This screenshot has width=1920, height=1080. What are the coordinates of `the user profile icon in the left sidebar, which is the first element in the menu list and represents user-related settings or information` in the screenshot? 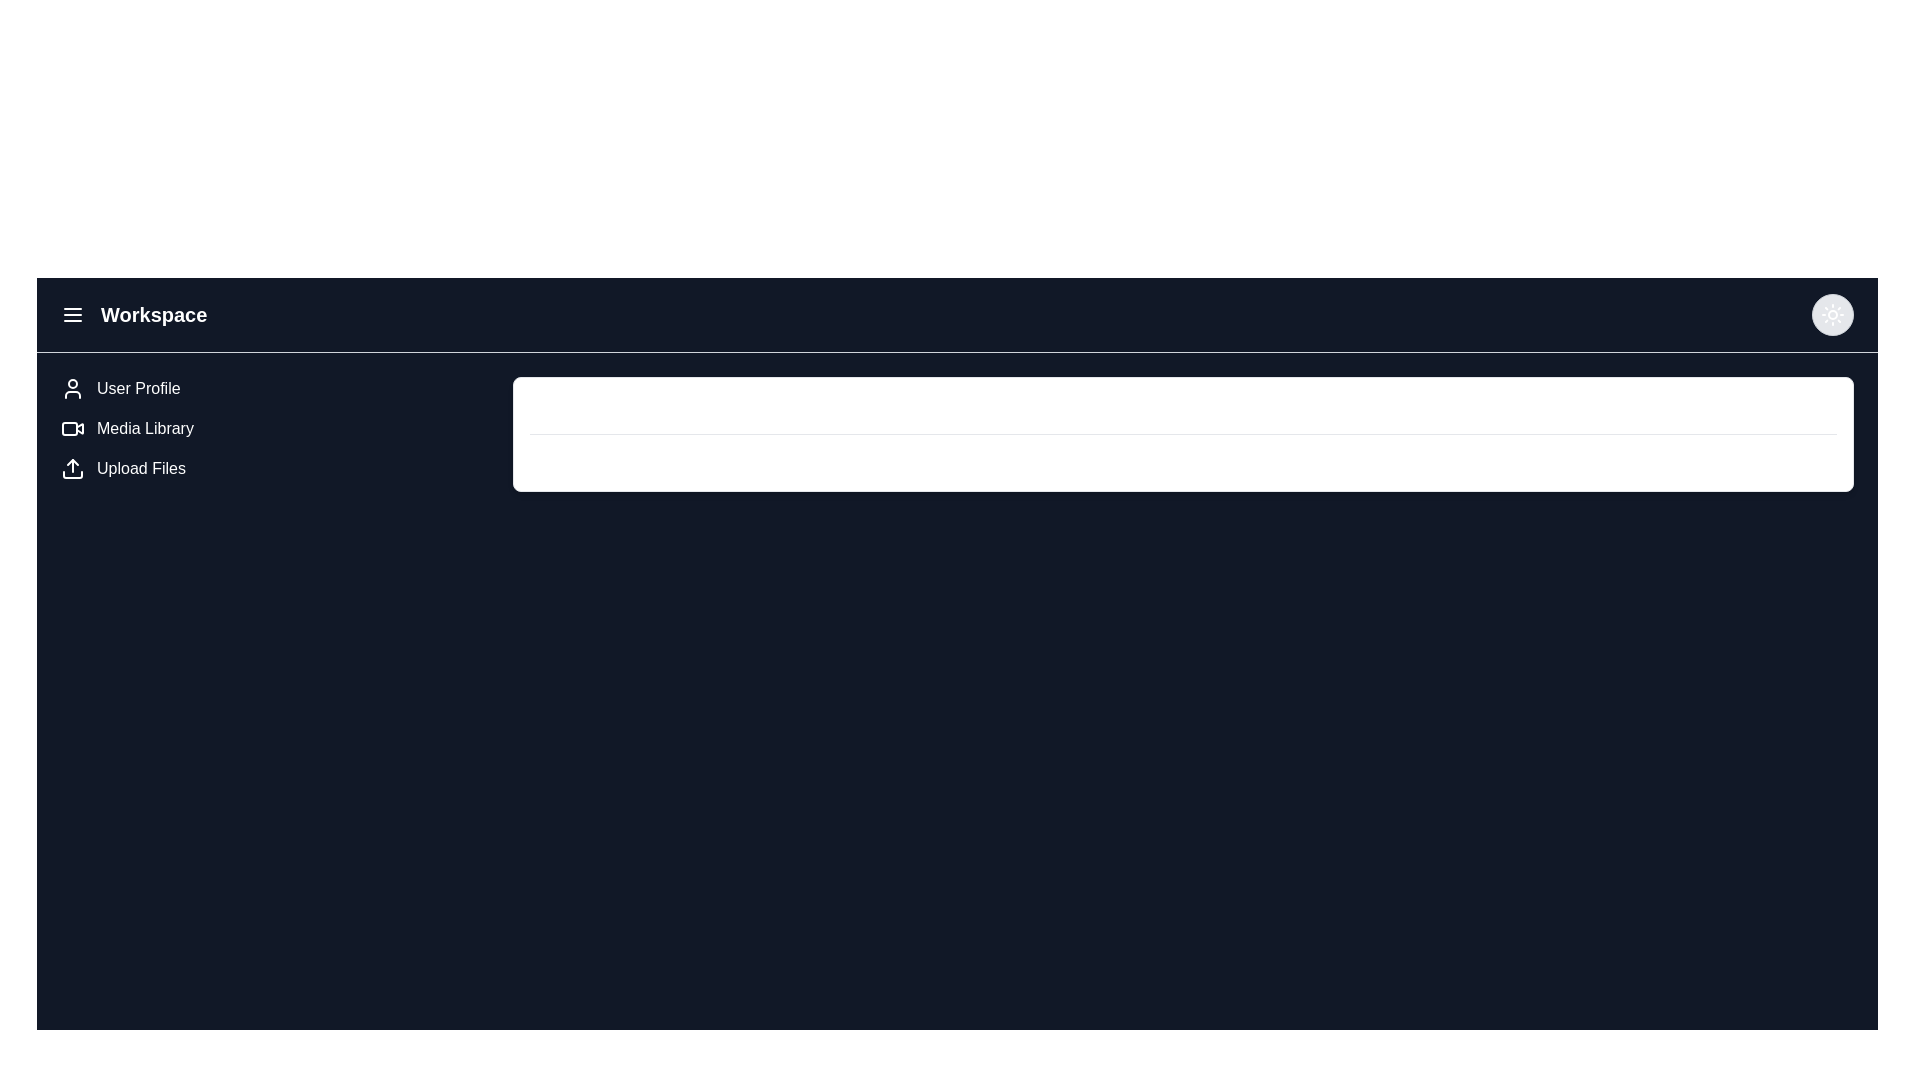 It's located at (72, 389).